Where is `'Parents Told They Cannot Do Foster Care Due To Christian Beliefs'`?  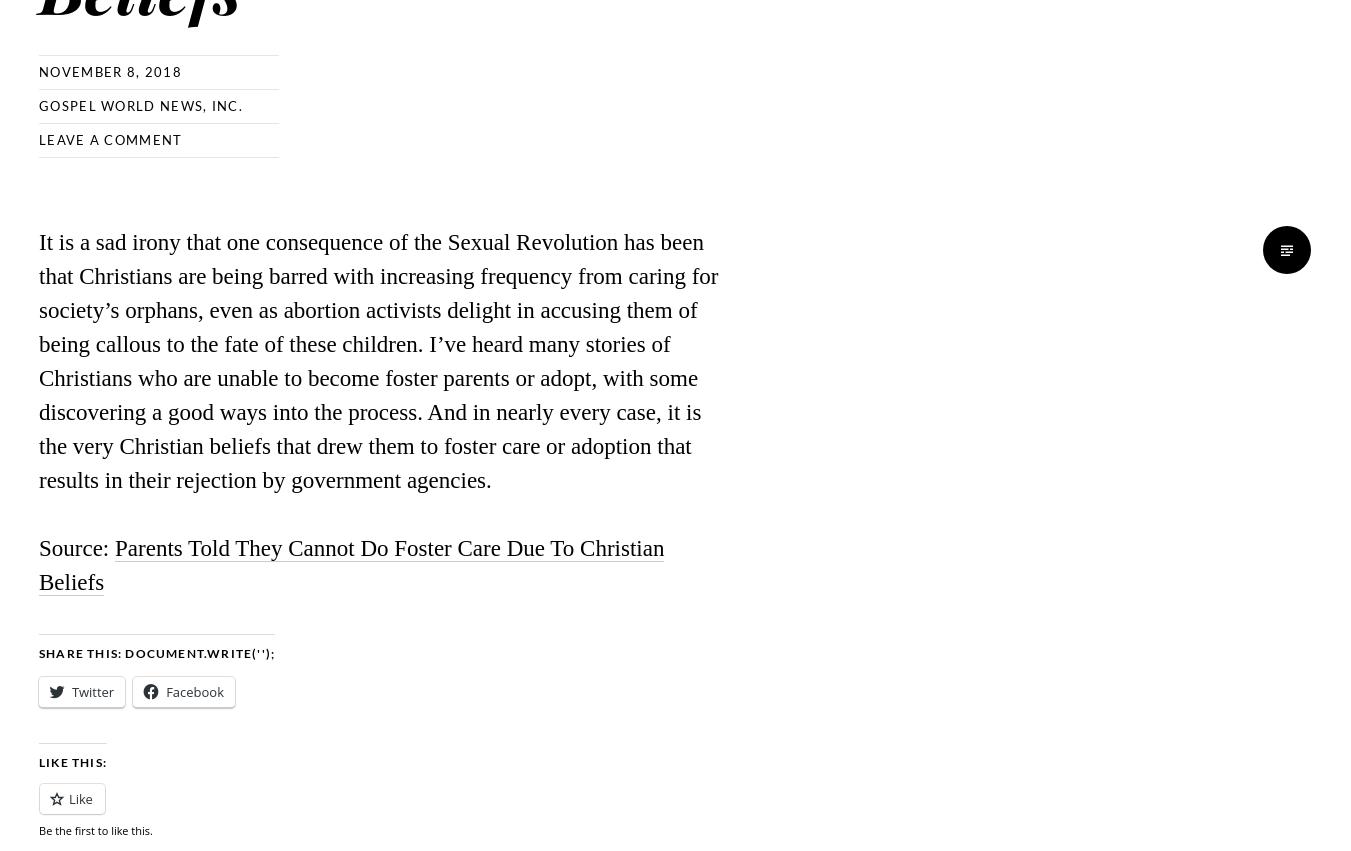
'Parents Told They Cannot Do Foster Care Due To Christian Beliefs' is located at coordinates (351, 563).